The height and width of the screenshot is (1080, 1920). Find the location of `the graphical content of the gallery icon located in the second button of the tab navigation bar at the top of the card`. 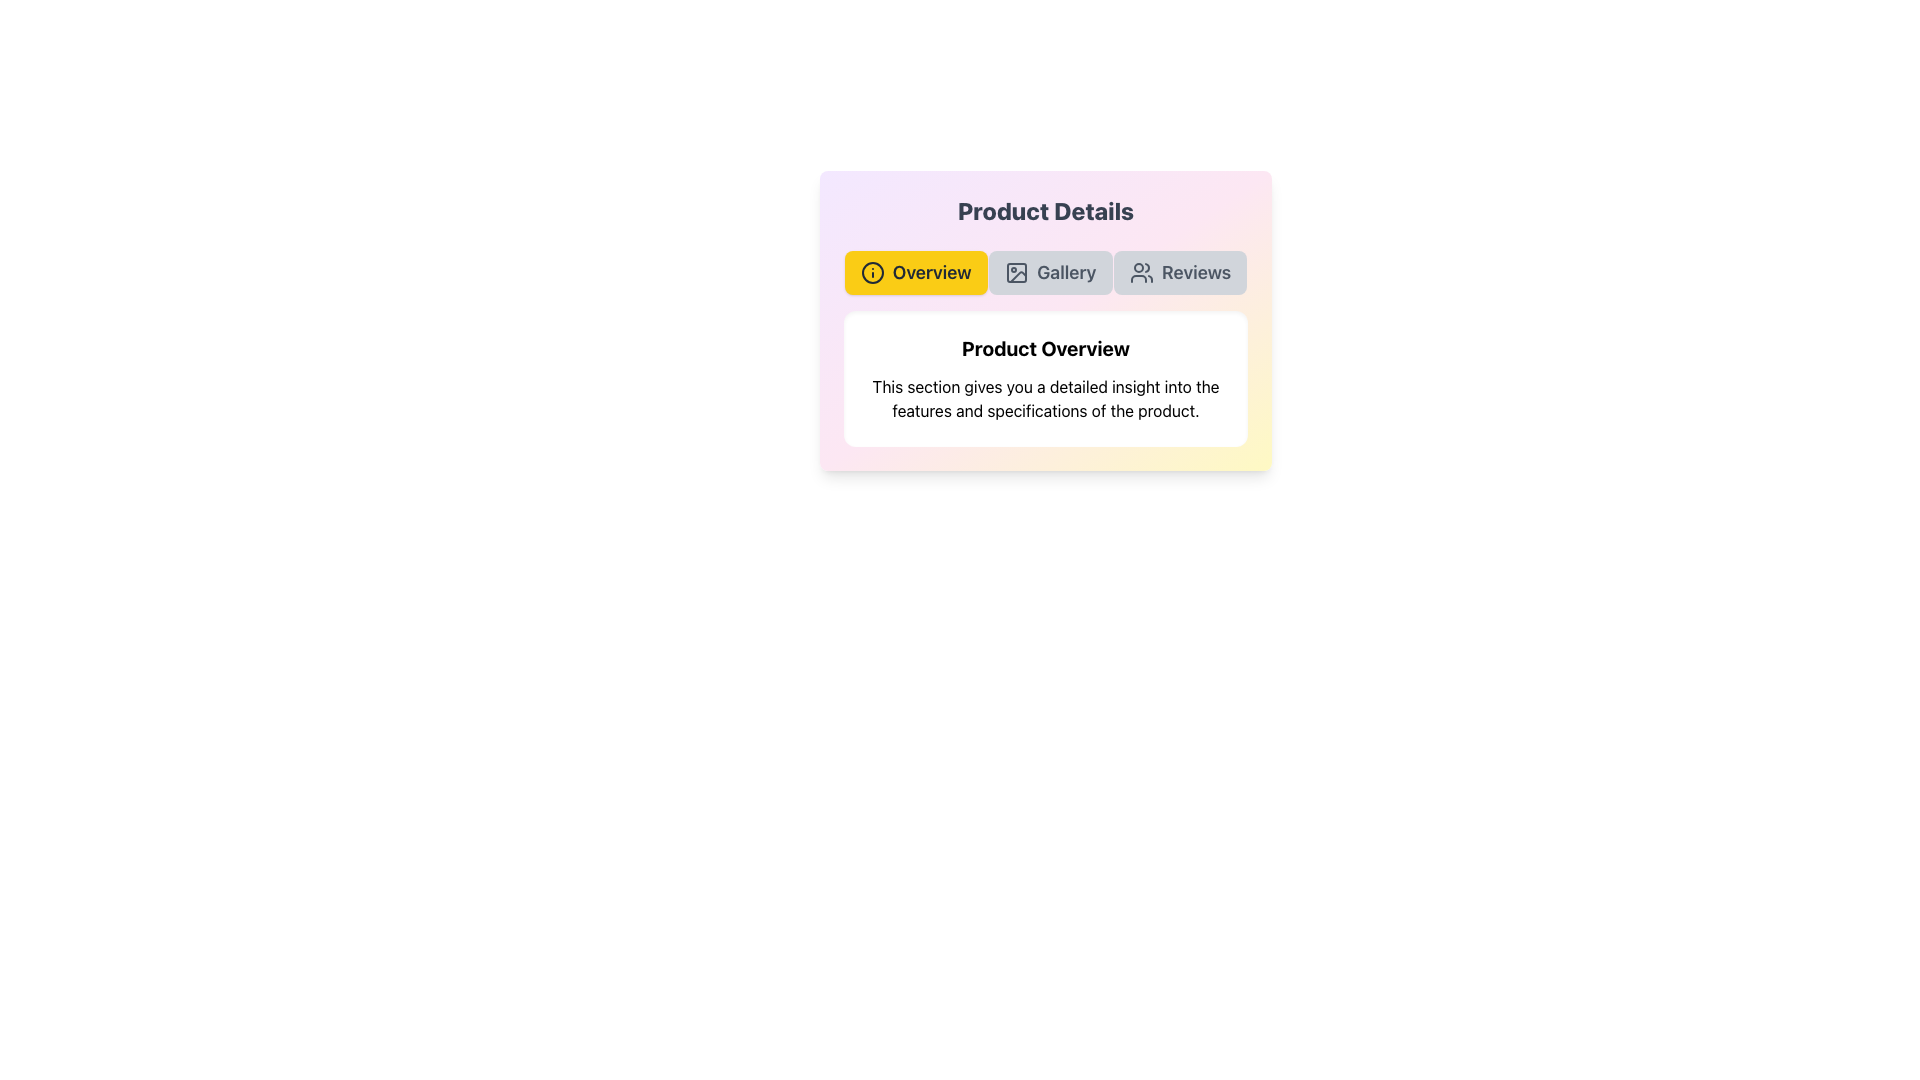

the graphical content of the gallery icon located in the second button of the tab navigation bar at the top of the card is located at coordinates (1018, 277).